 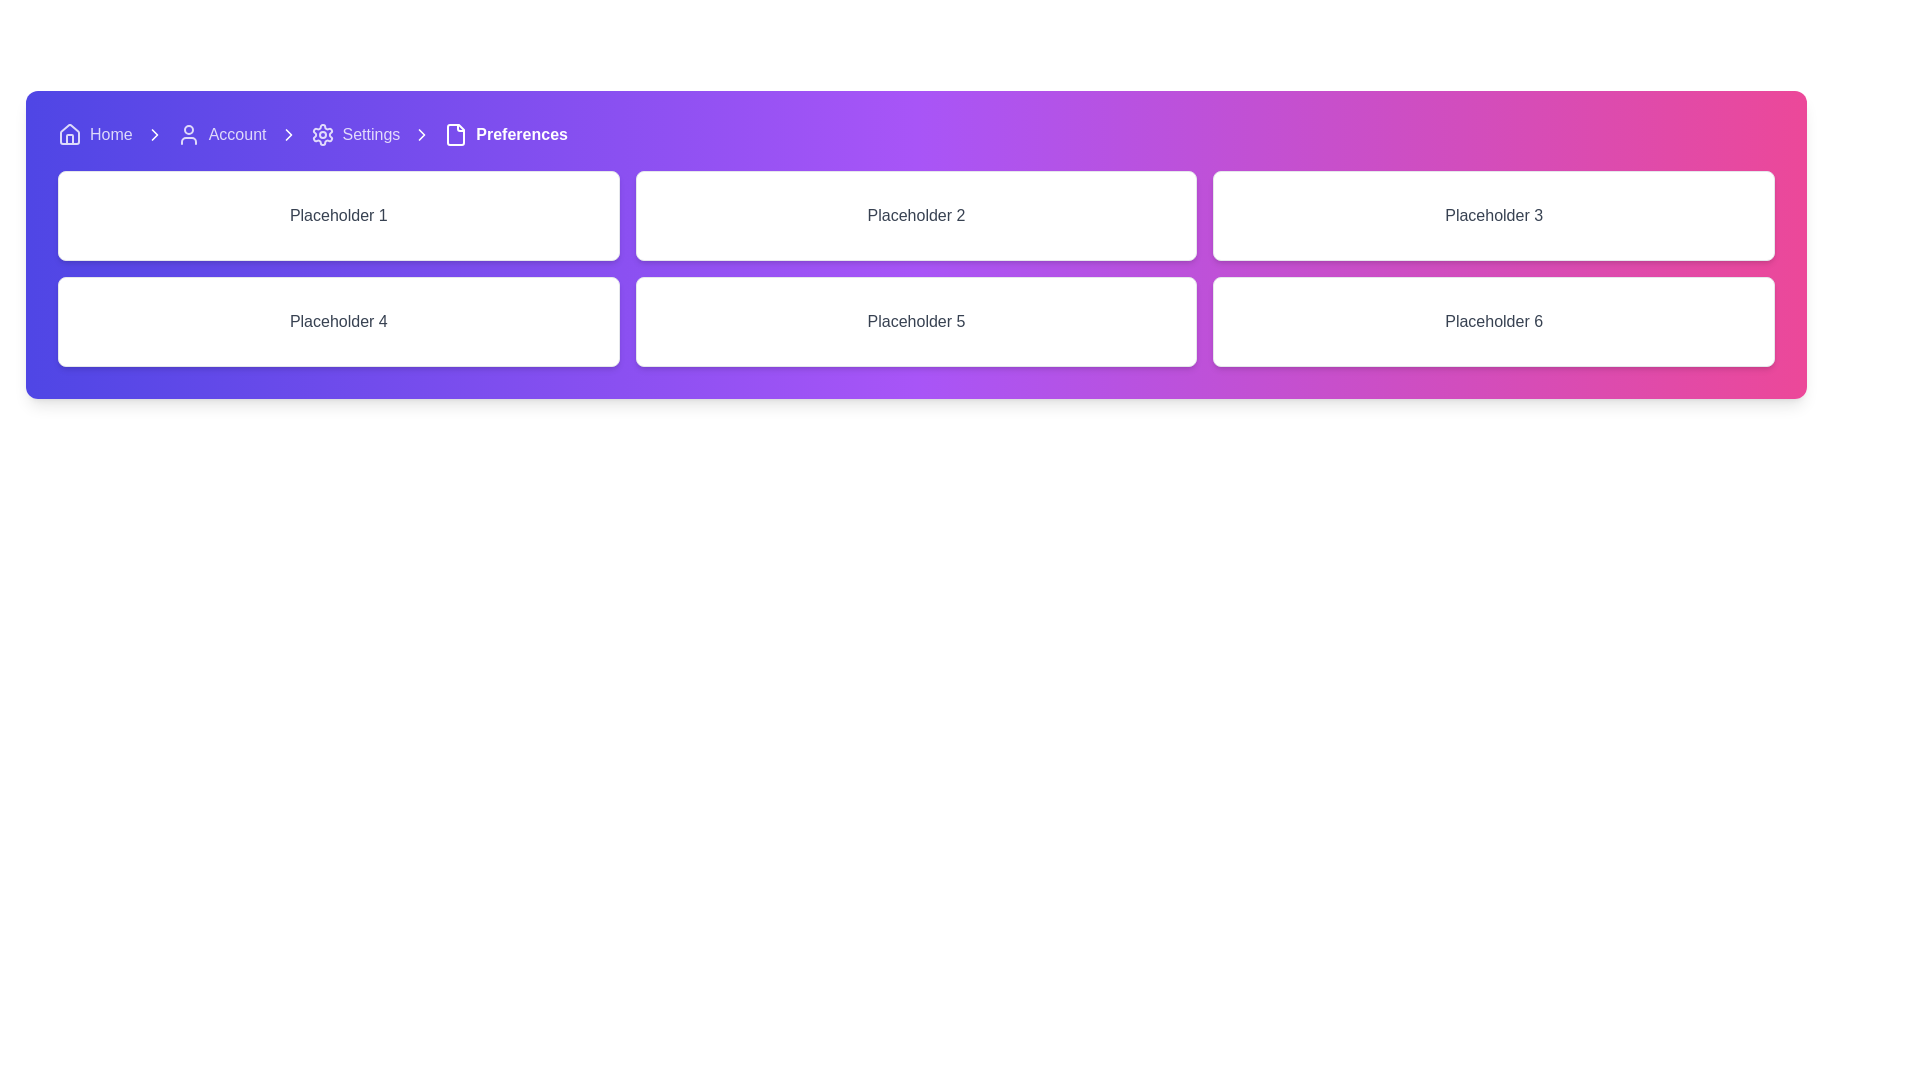 I want to click on the small folder or file icon located to the left of the text 'Preferences' in the breadcrumb navigation bar, so click(x=455, y=135).